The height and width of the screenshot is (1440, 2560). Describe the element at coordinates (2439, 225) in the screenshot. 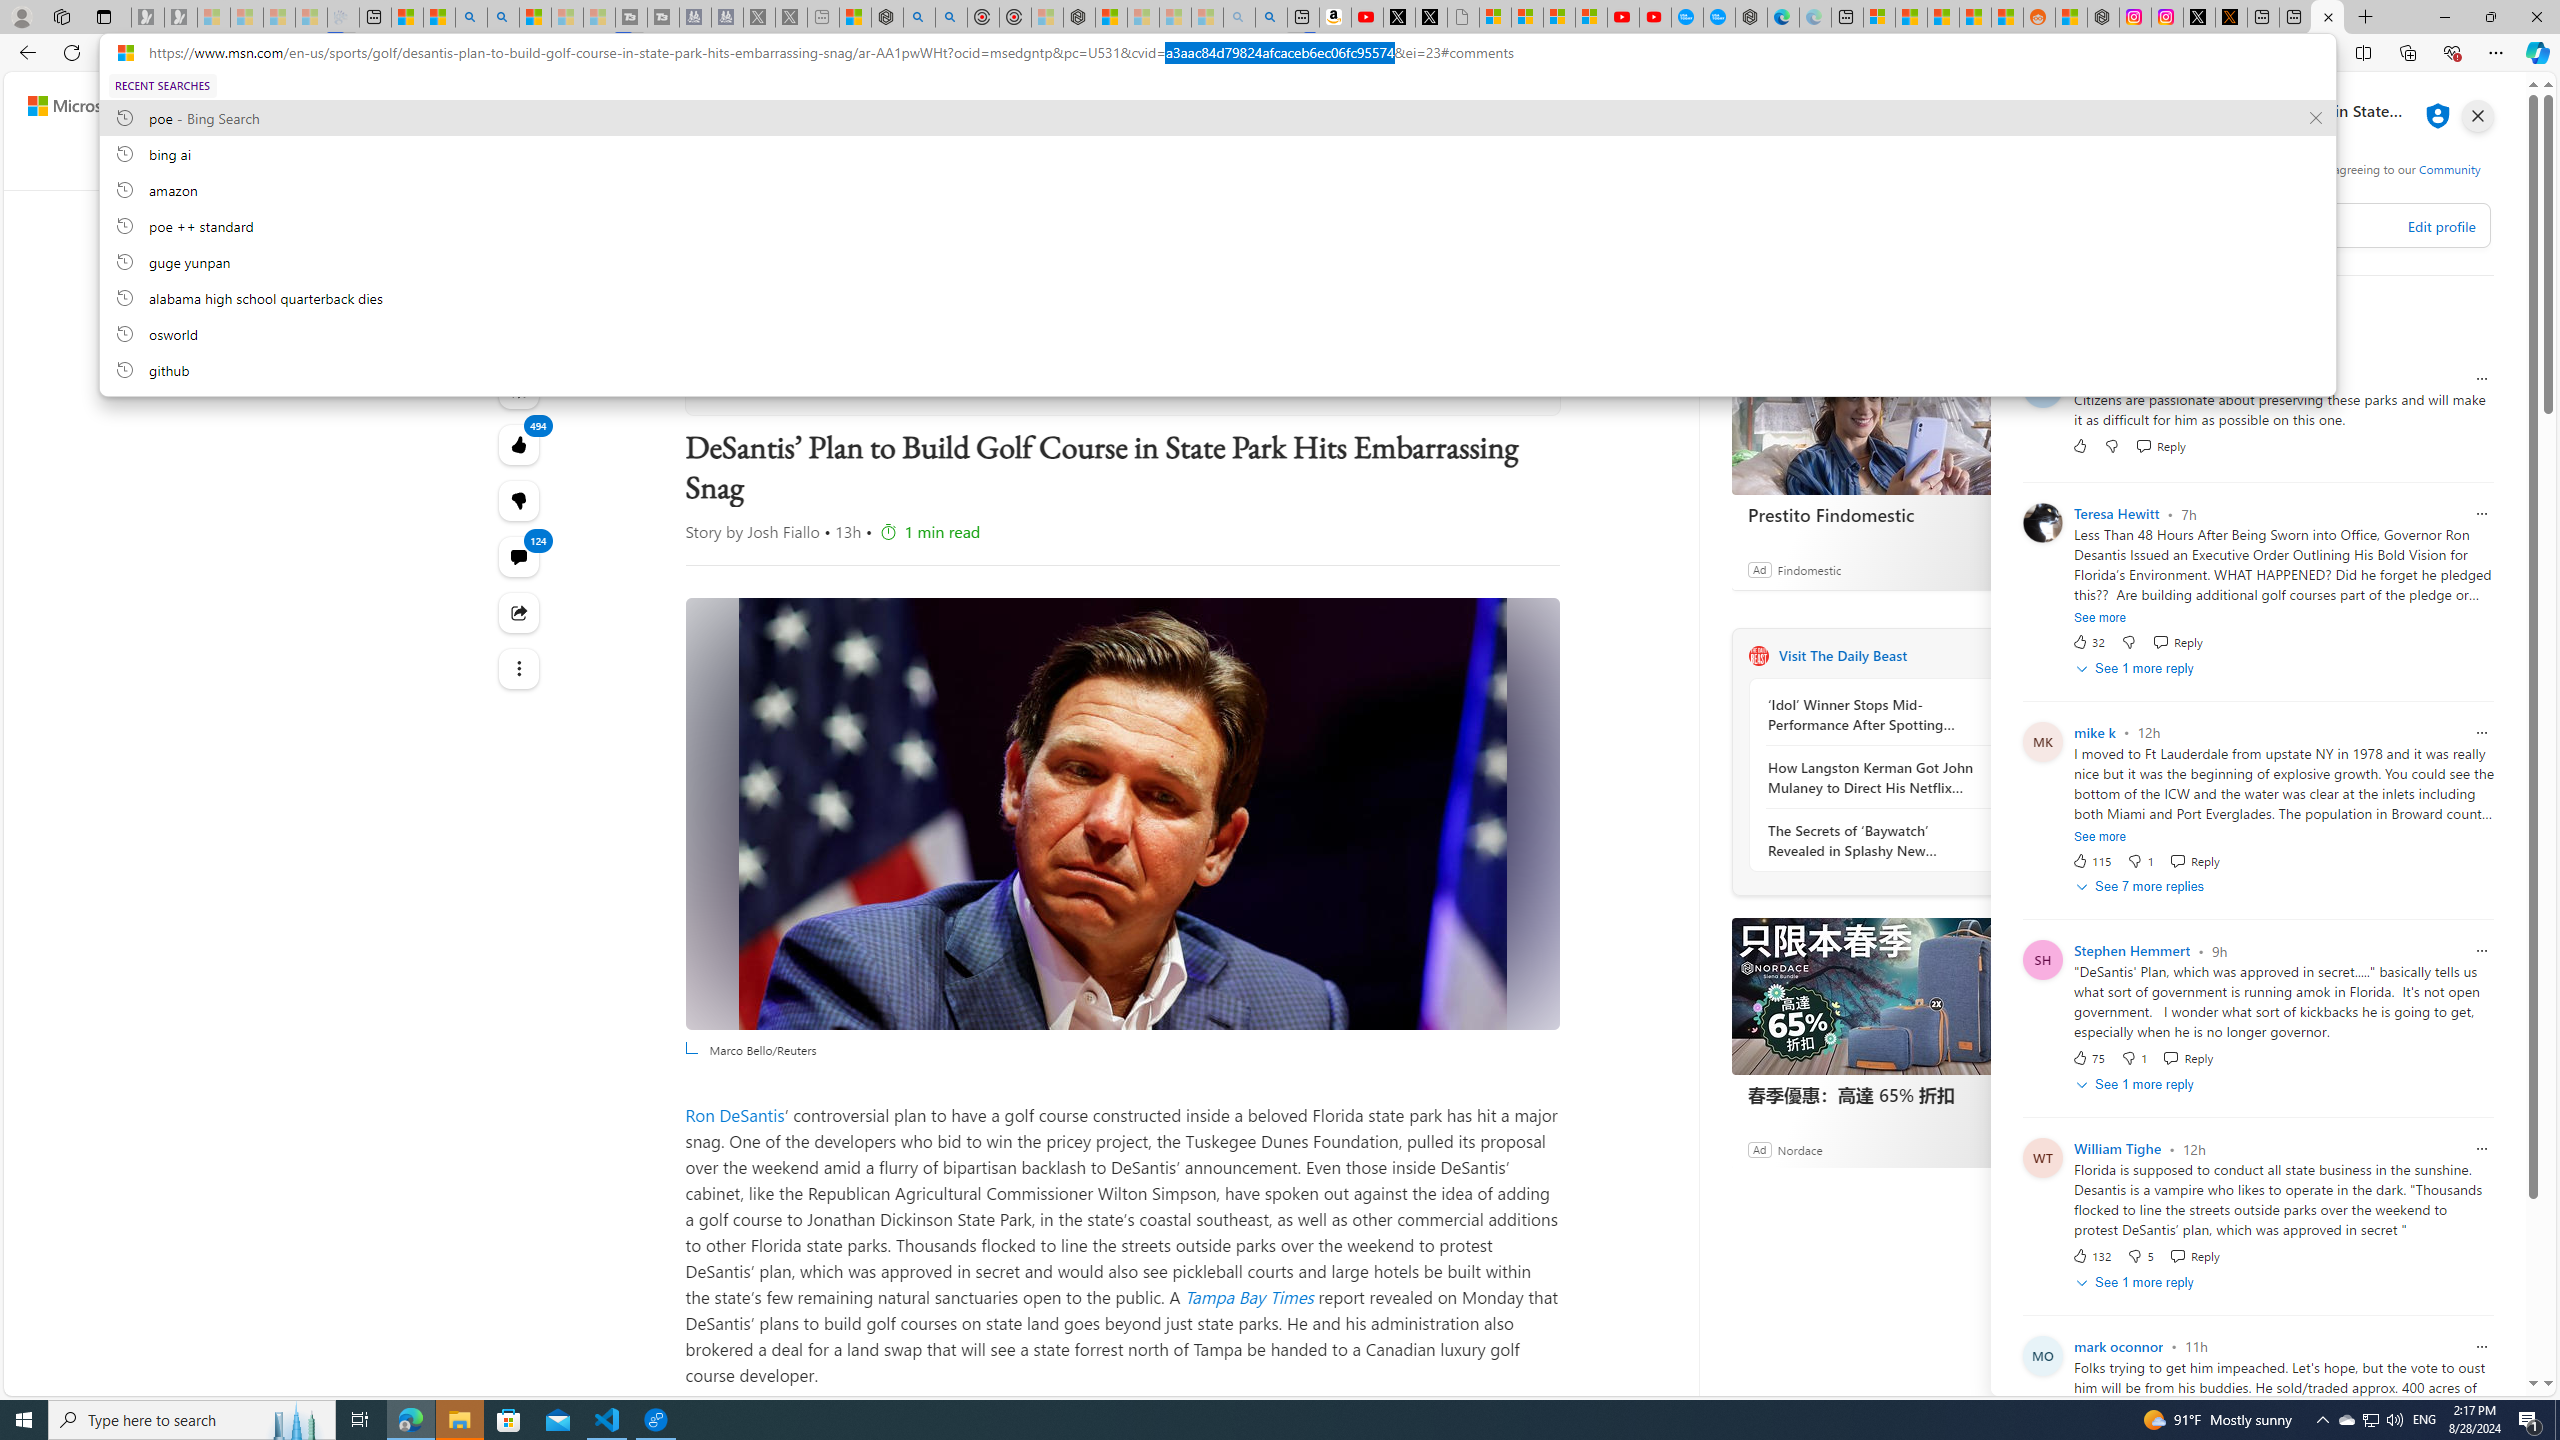

I see `'Edit profile'` at that location.